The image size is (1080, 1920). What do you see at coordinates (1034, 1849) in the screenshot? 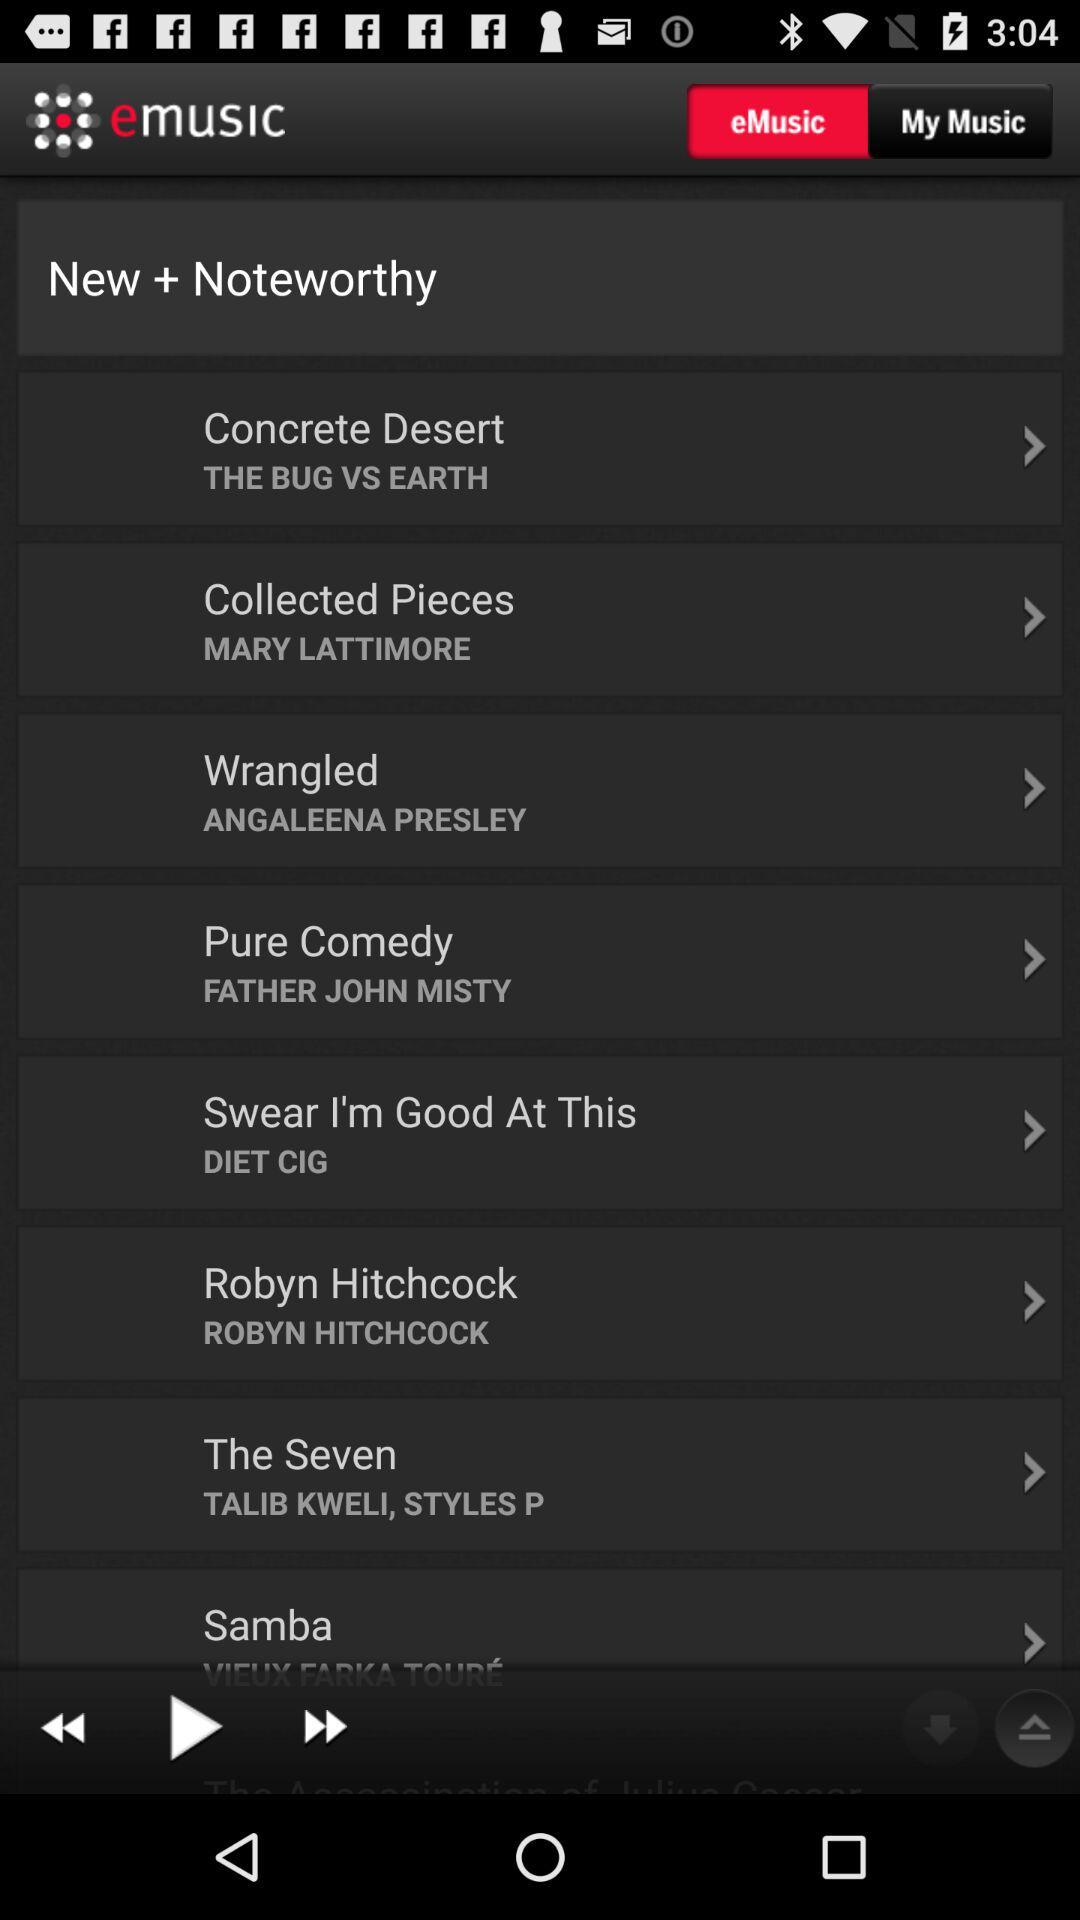
I see `the expand_less icon` at bounding box center [1034, 1849].